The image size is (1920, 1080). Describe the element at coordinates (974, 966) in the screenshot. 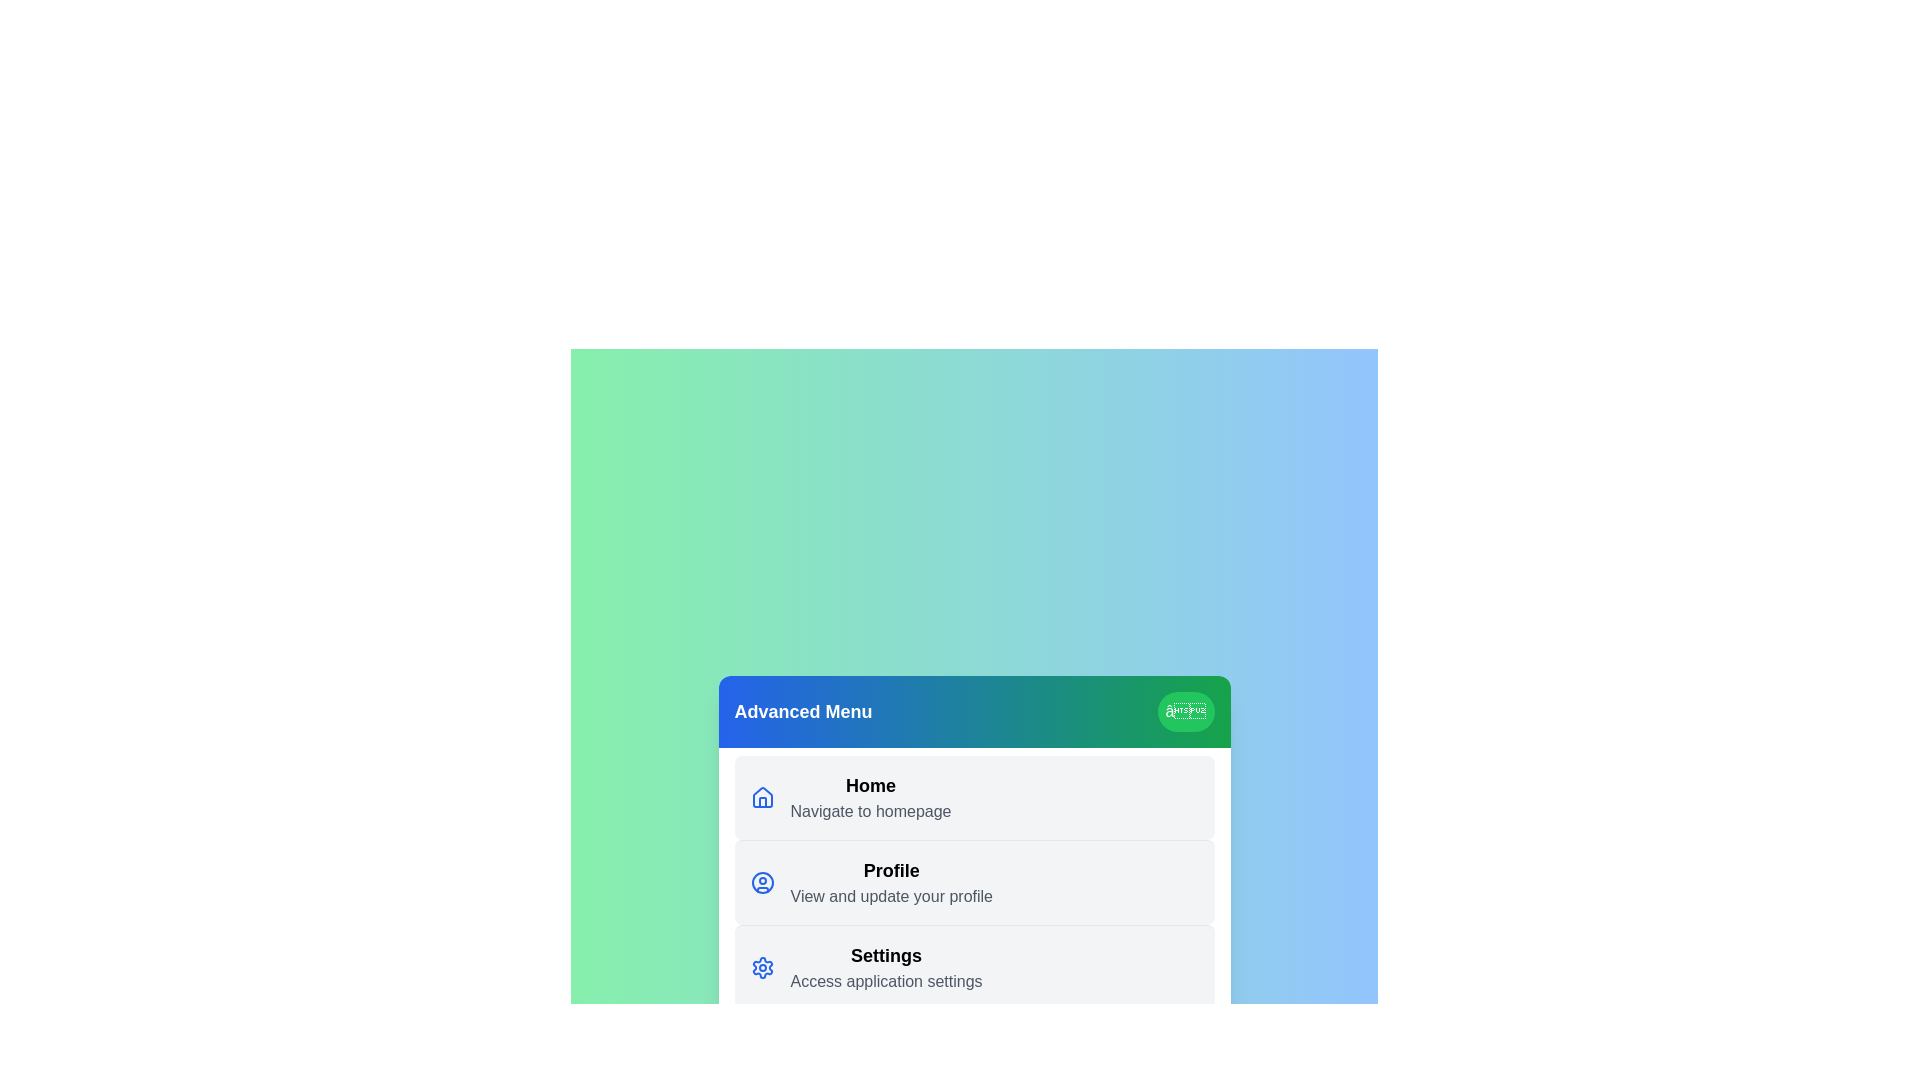

I see `the menu item Settings from the list` at that location.